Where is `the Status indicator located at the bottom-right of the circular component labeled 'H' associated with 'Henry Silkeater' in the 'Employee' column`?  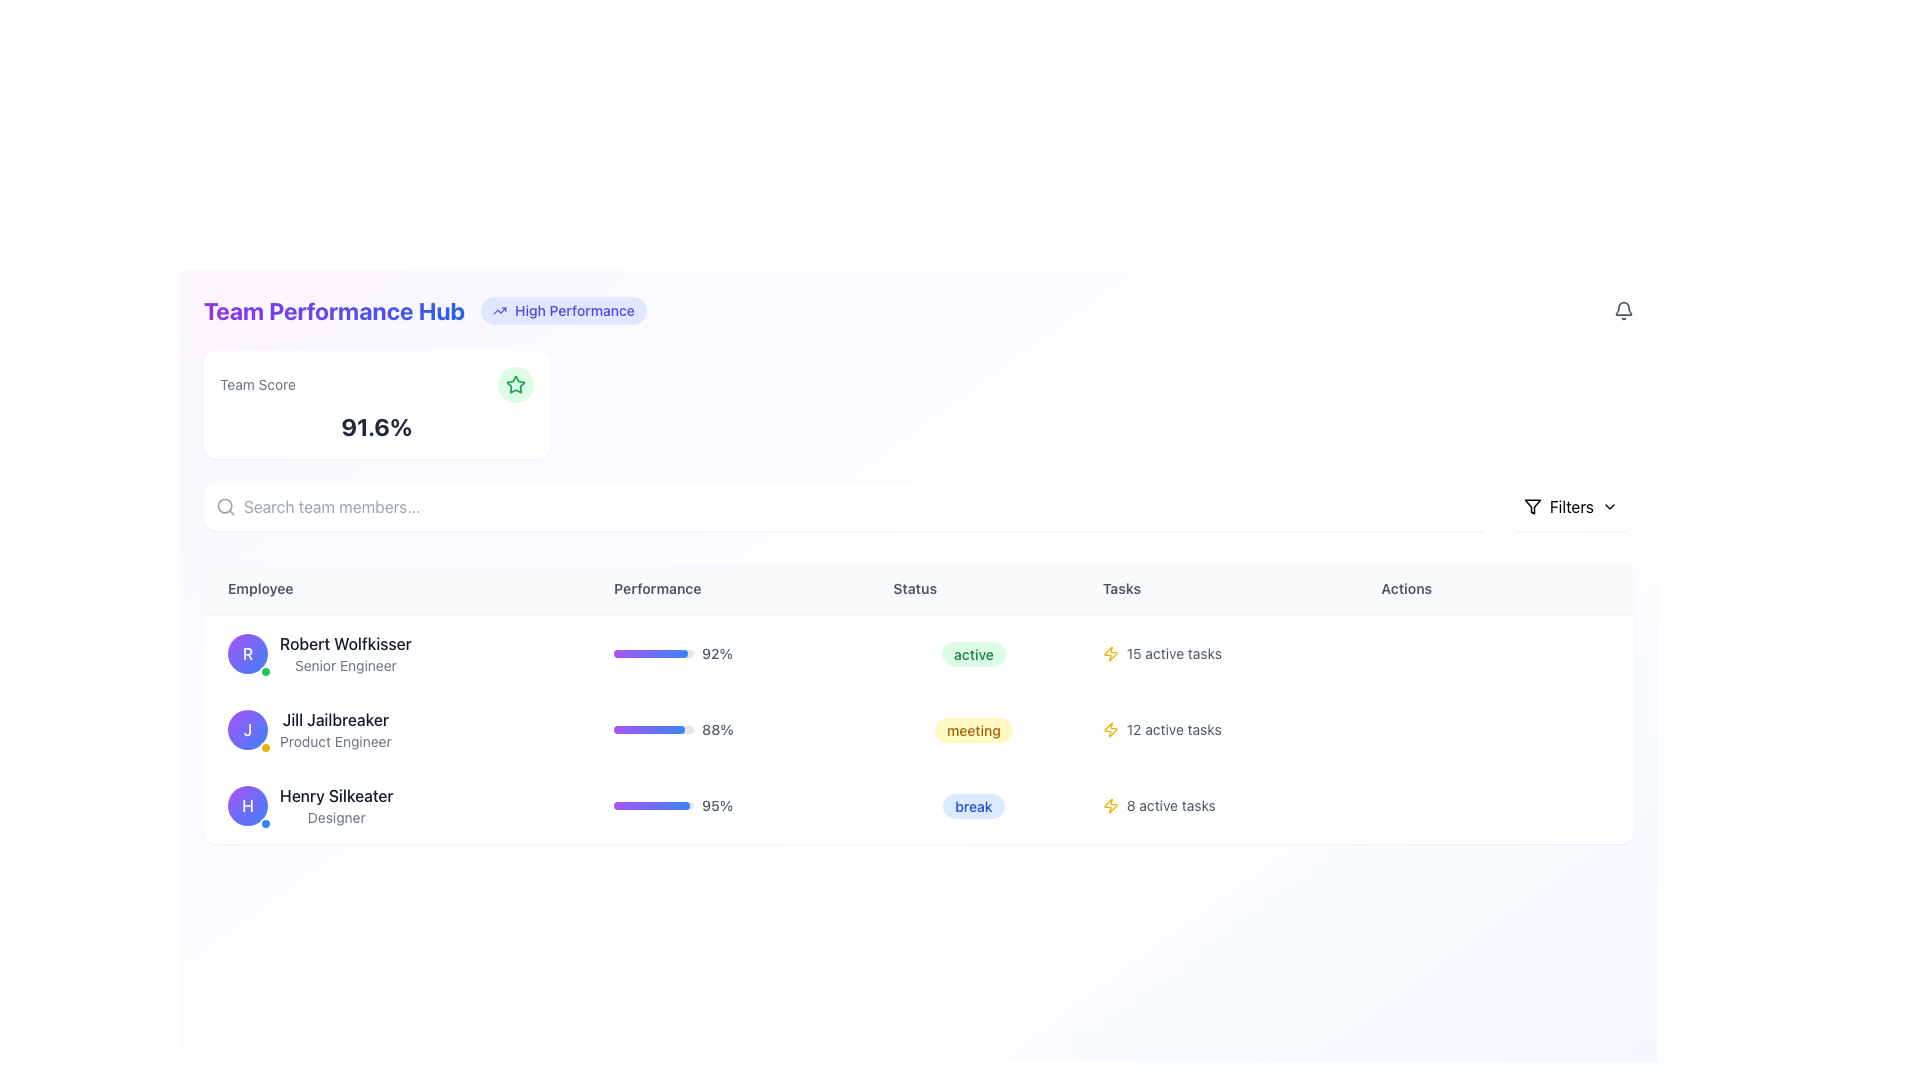 the Status indicator located at the bottom-right of the circular component labeled 'H' associated with 'Henry Silkeater' in the 'Employee' column is located at coordinates (264, 824).